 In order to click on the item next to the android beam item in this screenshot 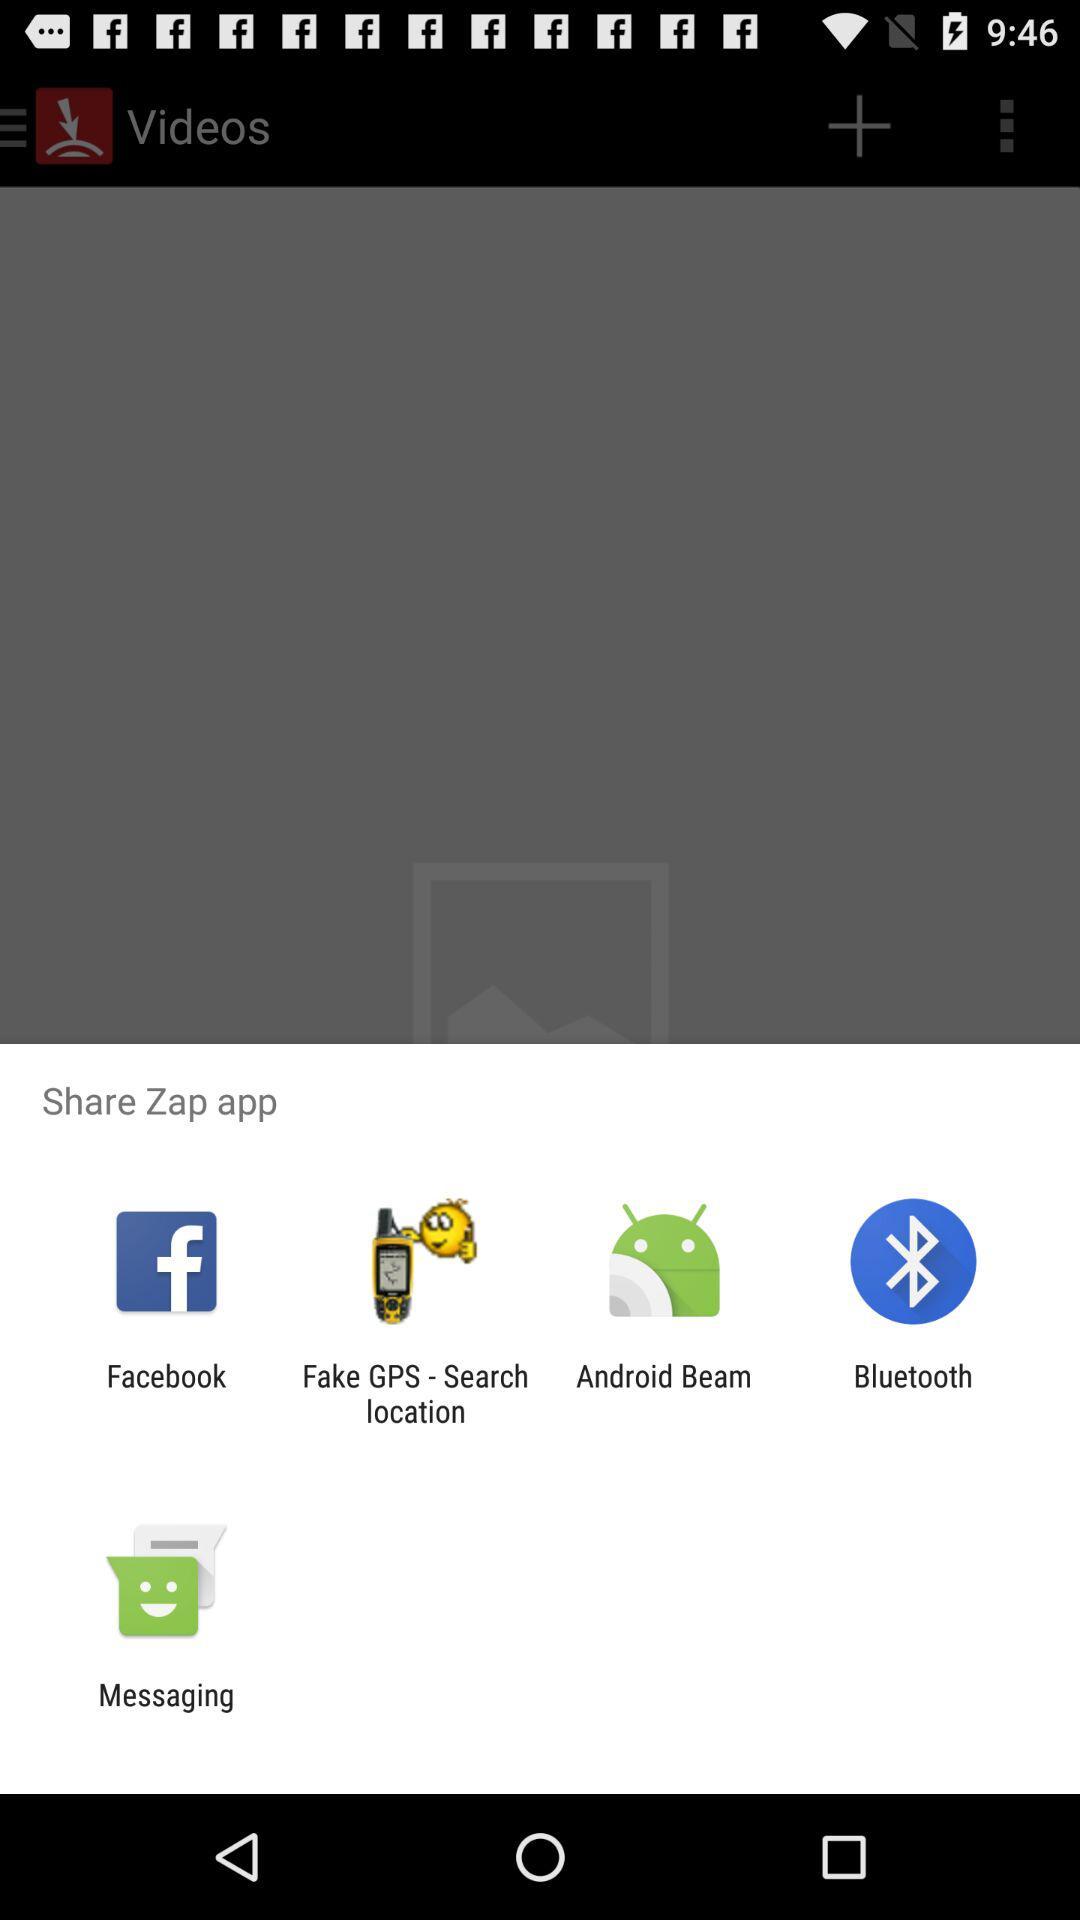, I will do `click(414, 1392)`.